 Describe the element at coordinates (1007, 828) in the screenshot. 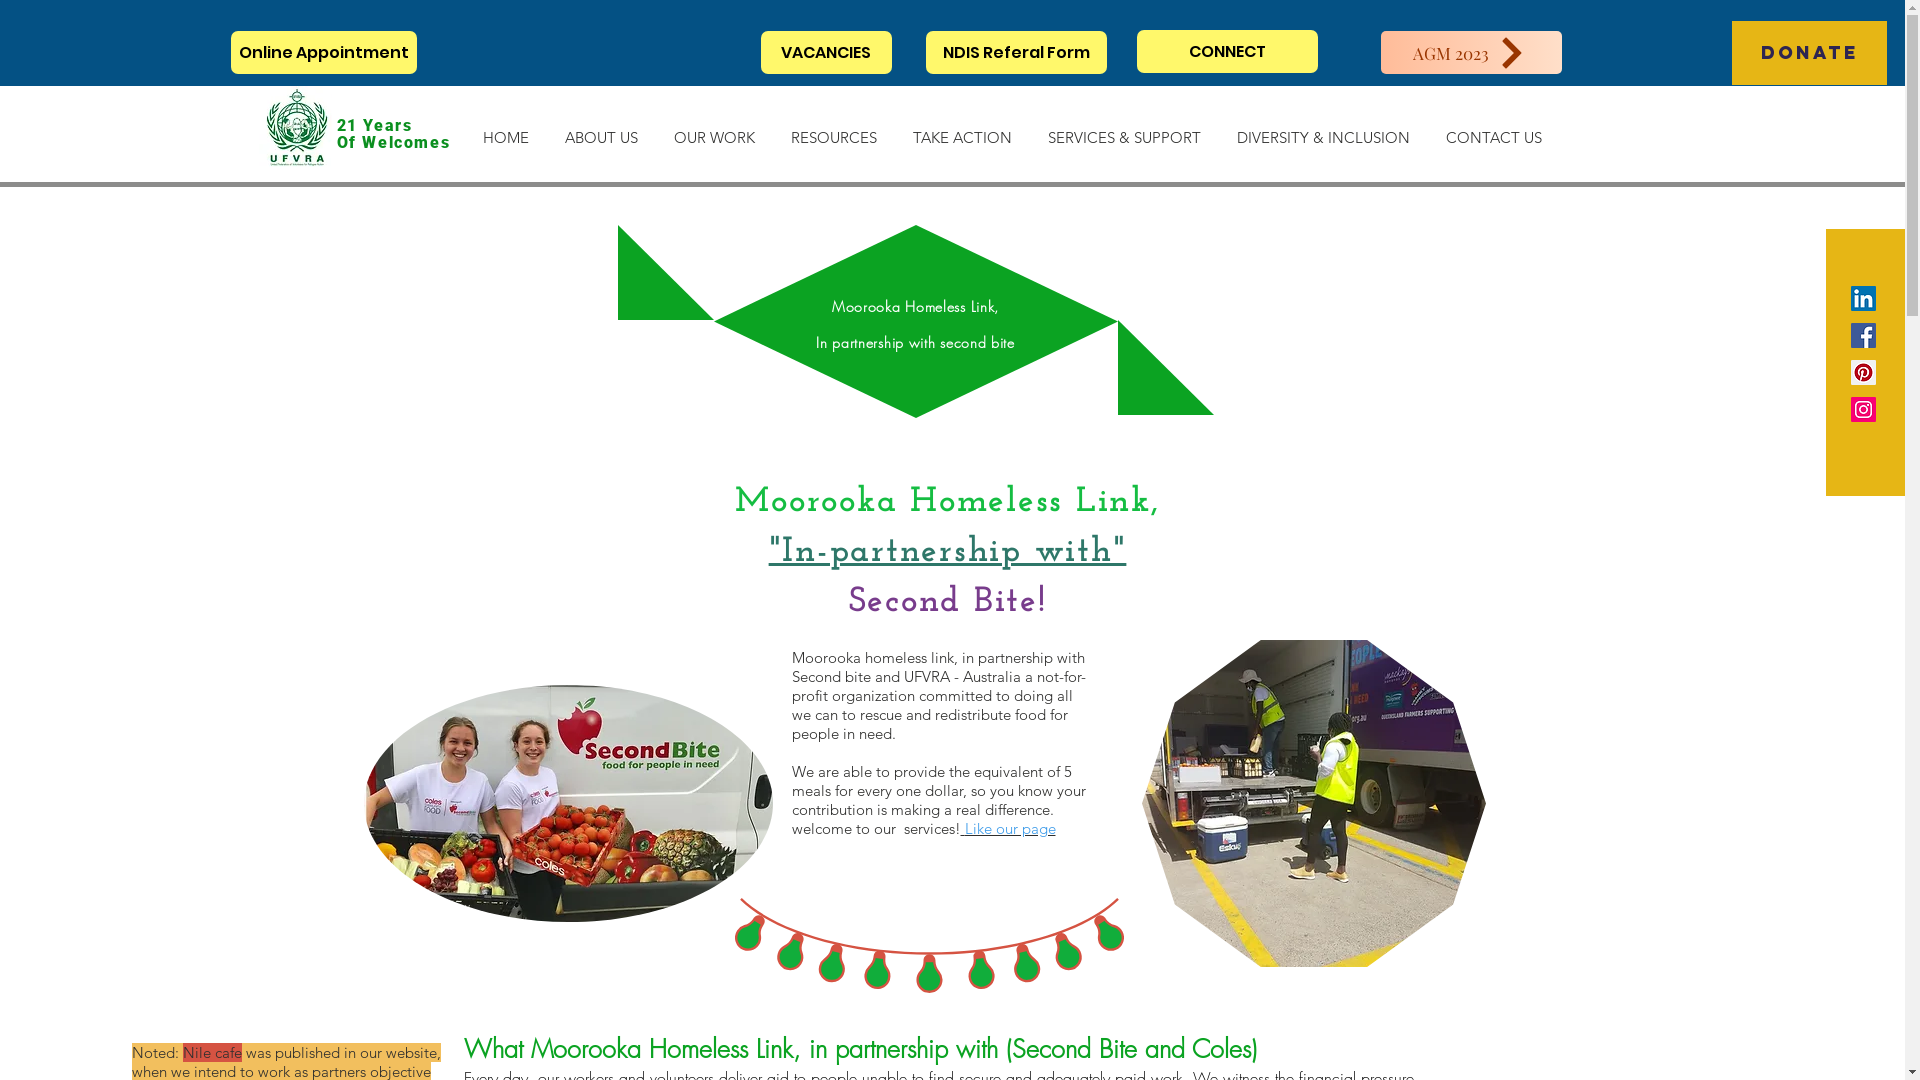

I see `'Like our page'` at that location.